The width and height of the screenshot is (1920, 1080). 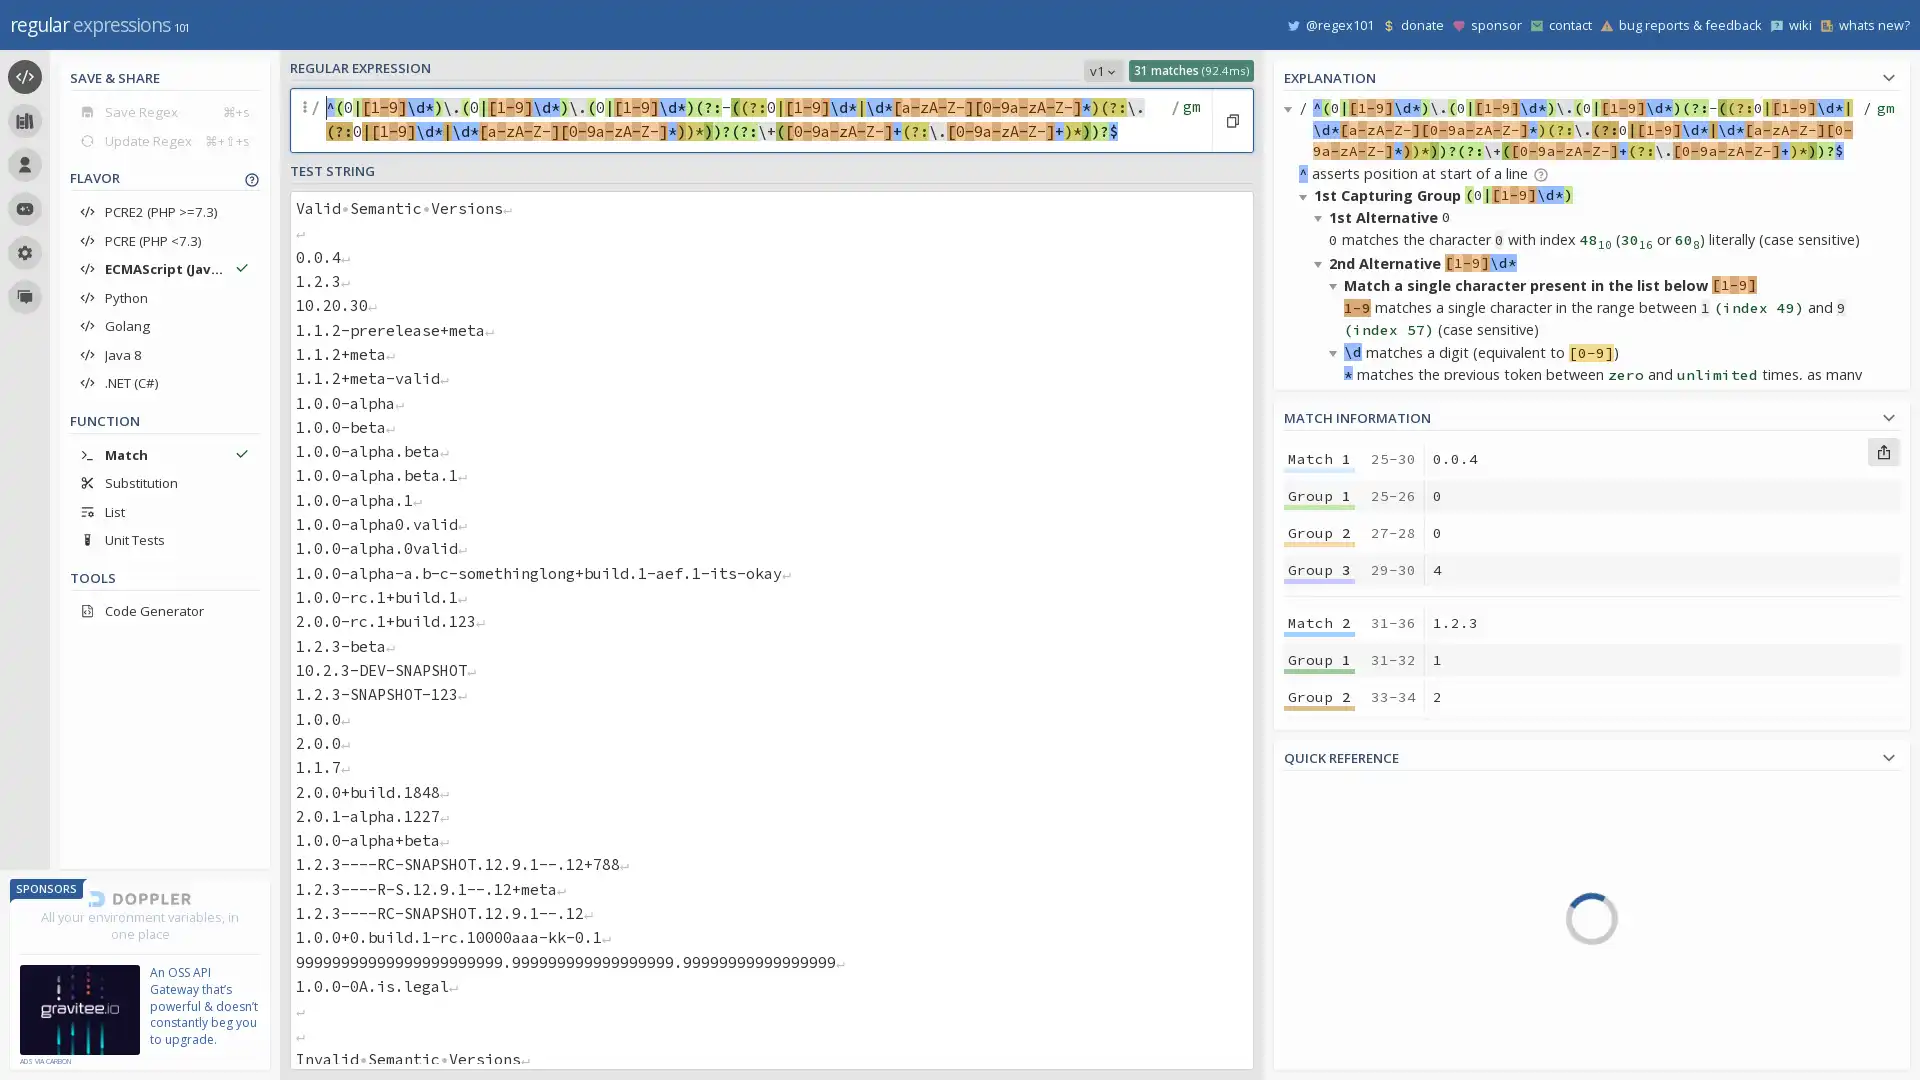 I want to click on Python, so click(x=164, y=297).